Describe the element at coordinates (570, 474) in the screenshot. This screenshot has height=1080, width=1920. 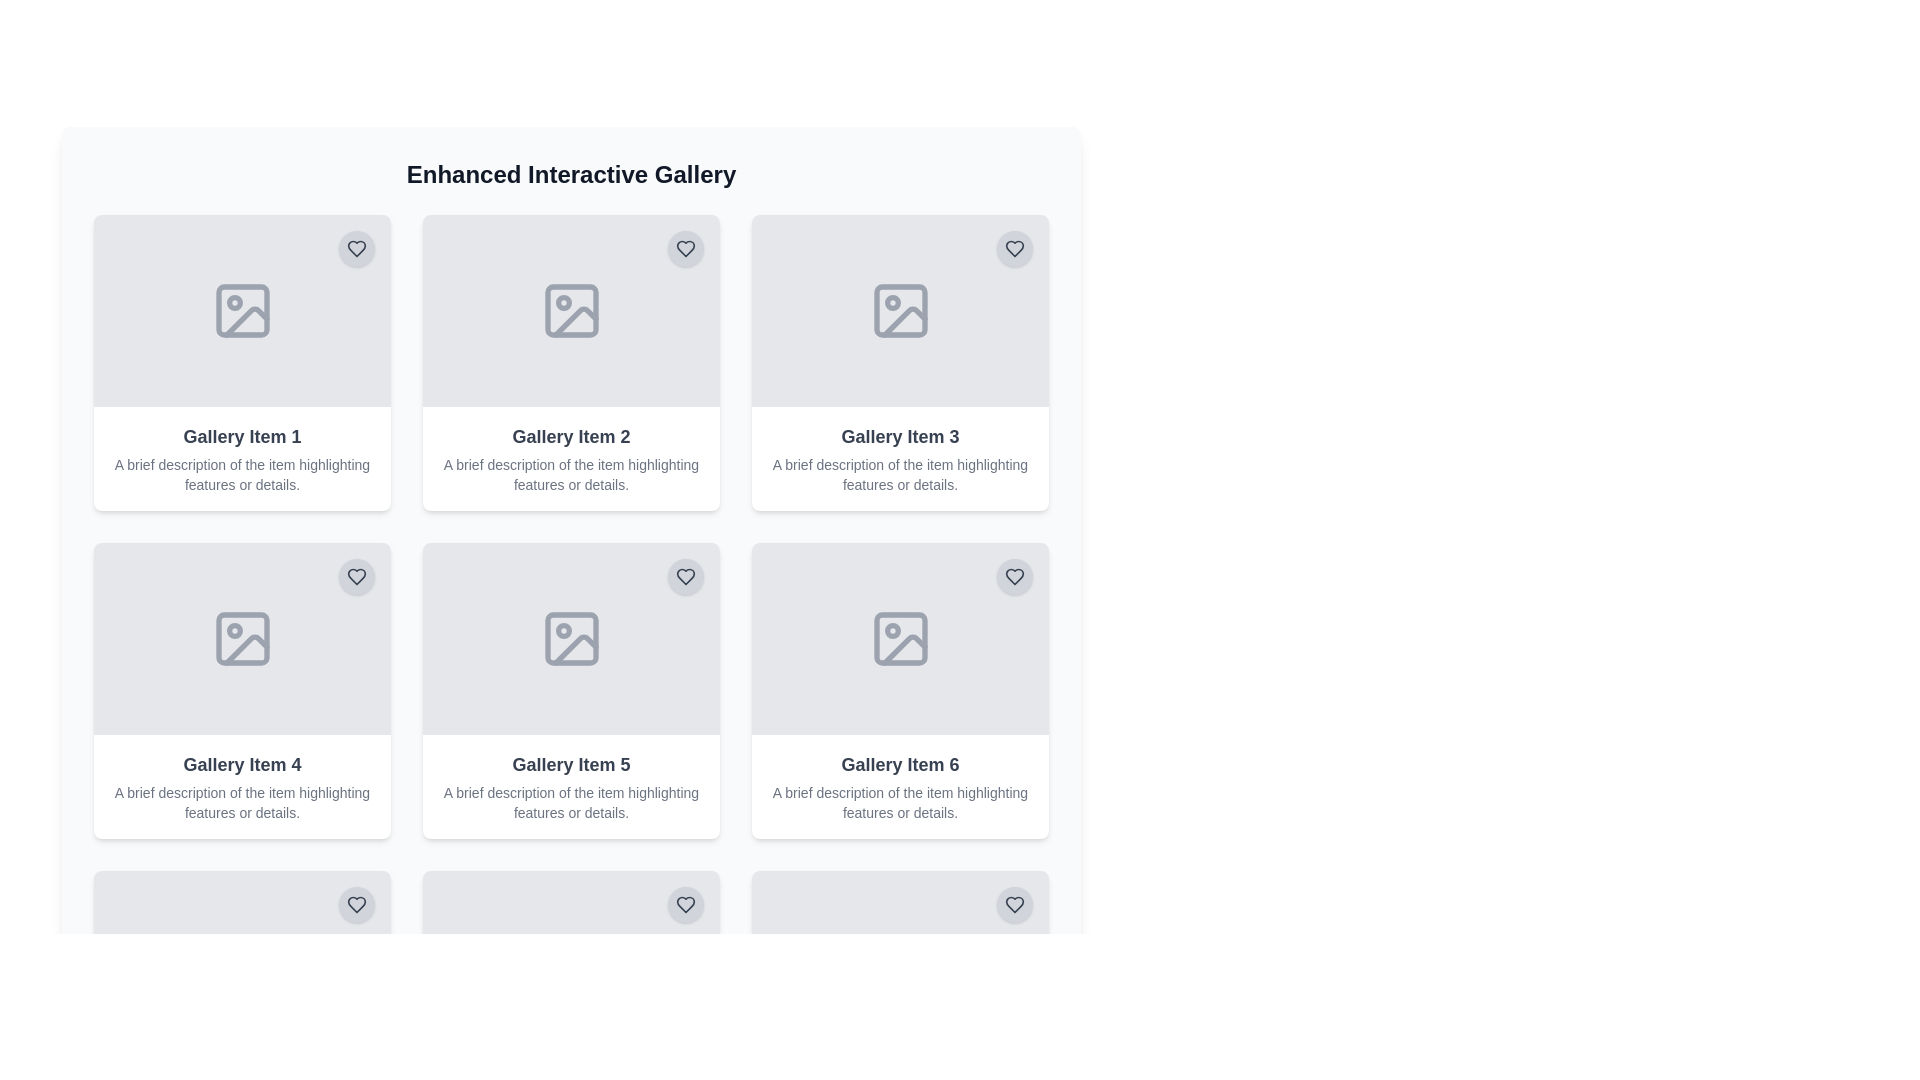
I see `the text element that provides a brief description for 'Gallery Item 2', located in the second column of the first row, below the title text` at that location.